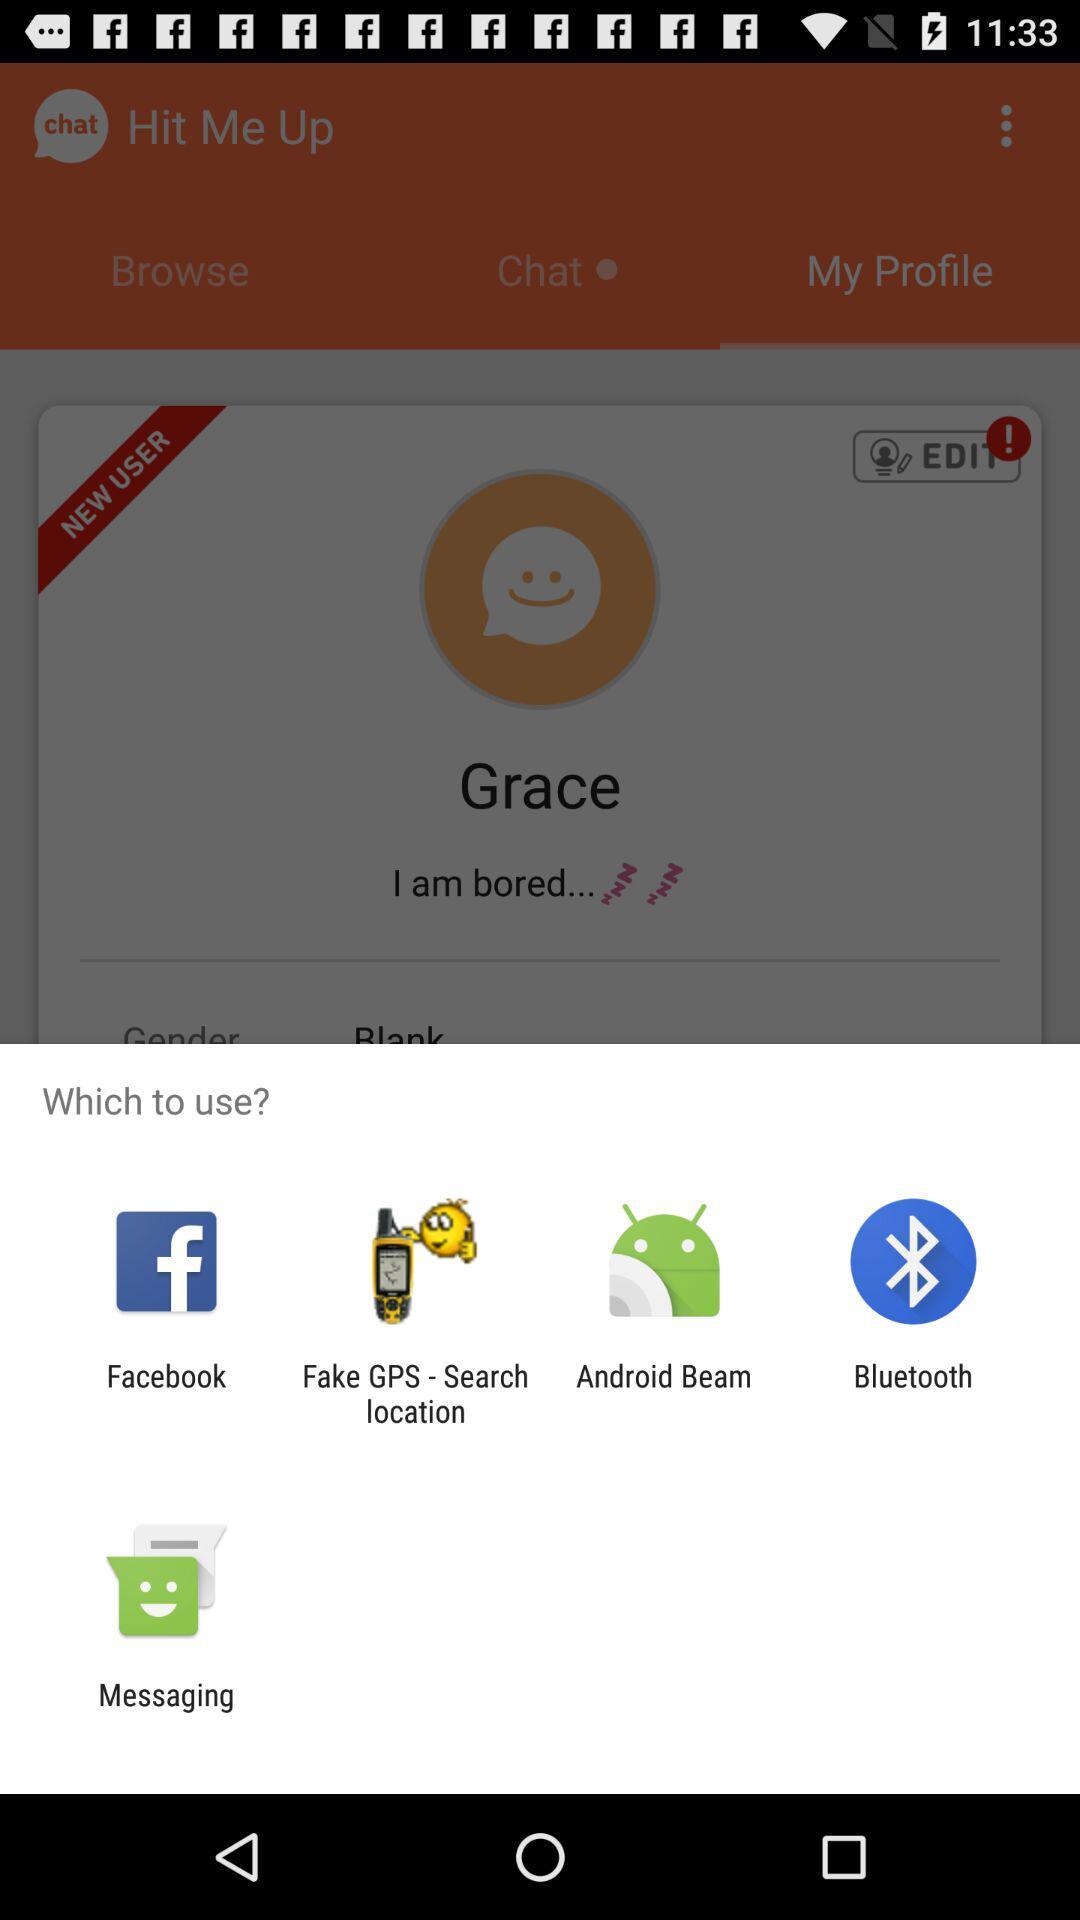  Describe the element at coordinates (165, 1392) in the screenshot. I see `app next to the fake gps search item` at that location.